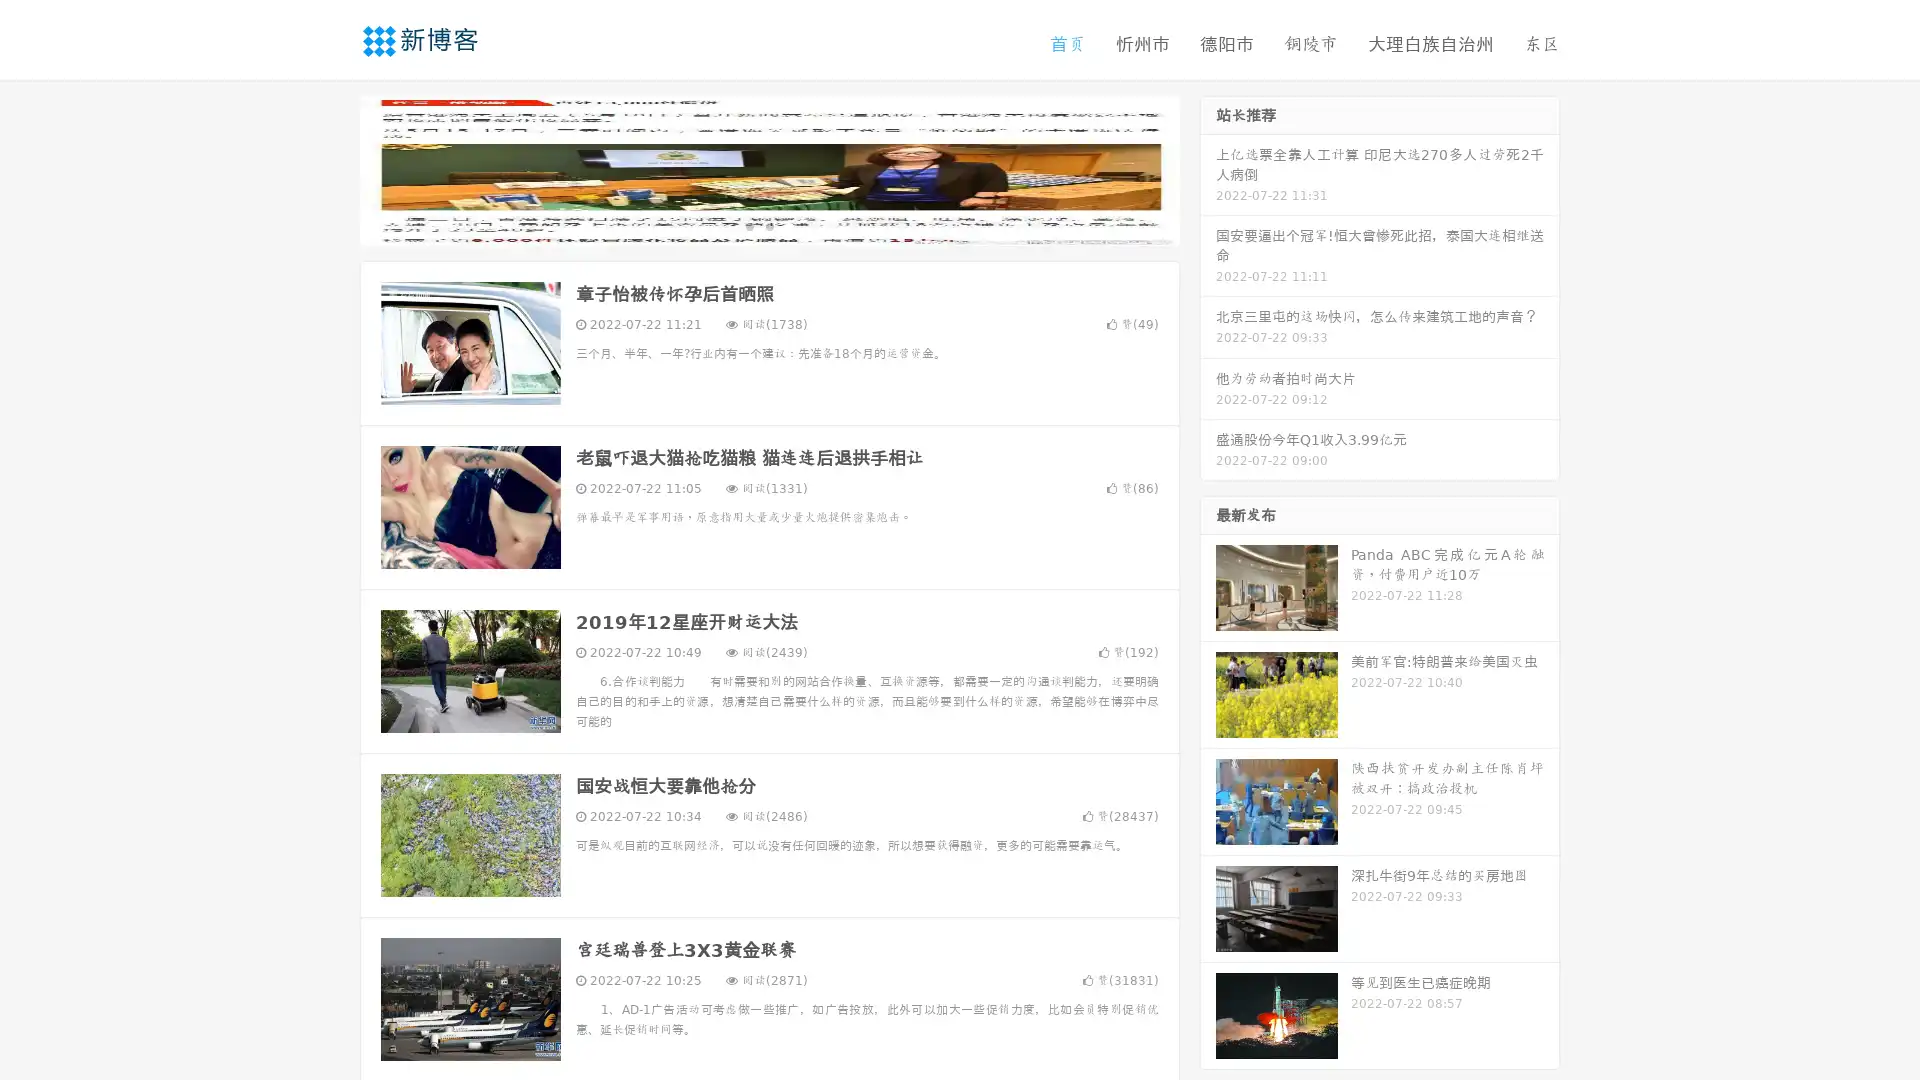 This screenshot has width=1920, height=1080. What do you see at coordinates (1208, 168) in the screenshot?
I see `Next slide` at bounding box center [1208, 168].